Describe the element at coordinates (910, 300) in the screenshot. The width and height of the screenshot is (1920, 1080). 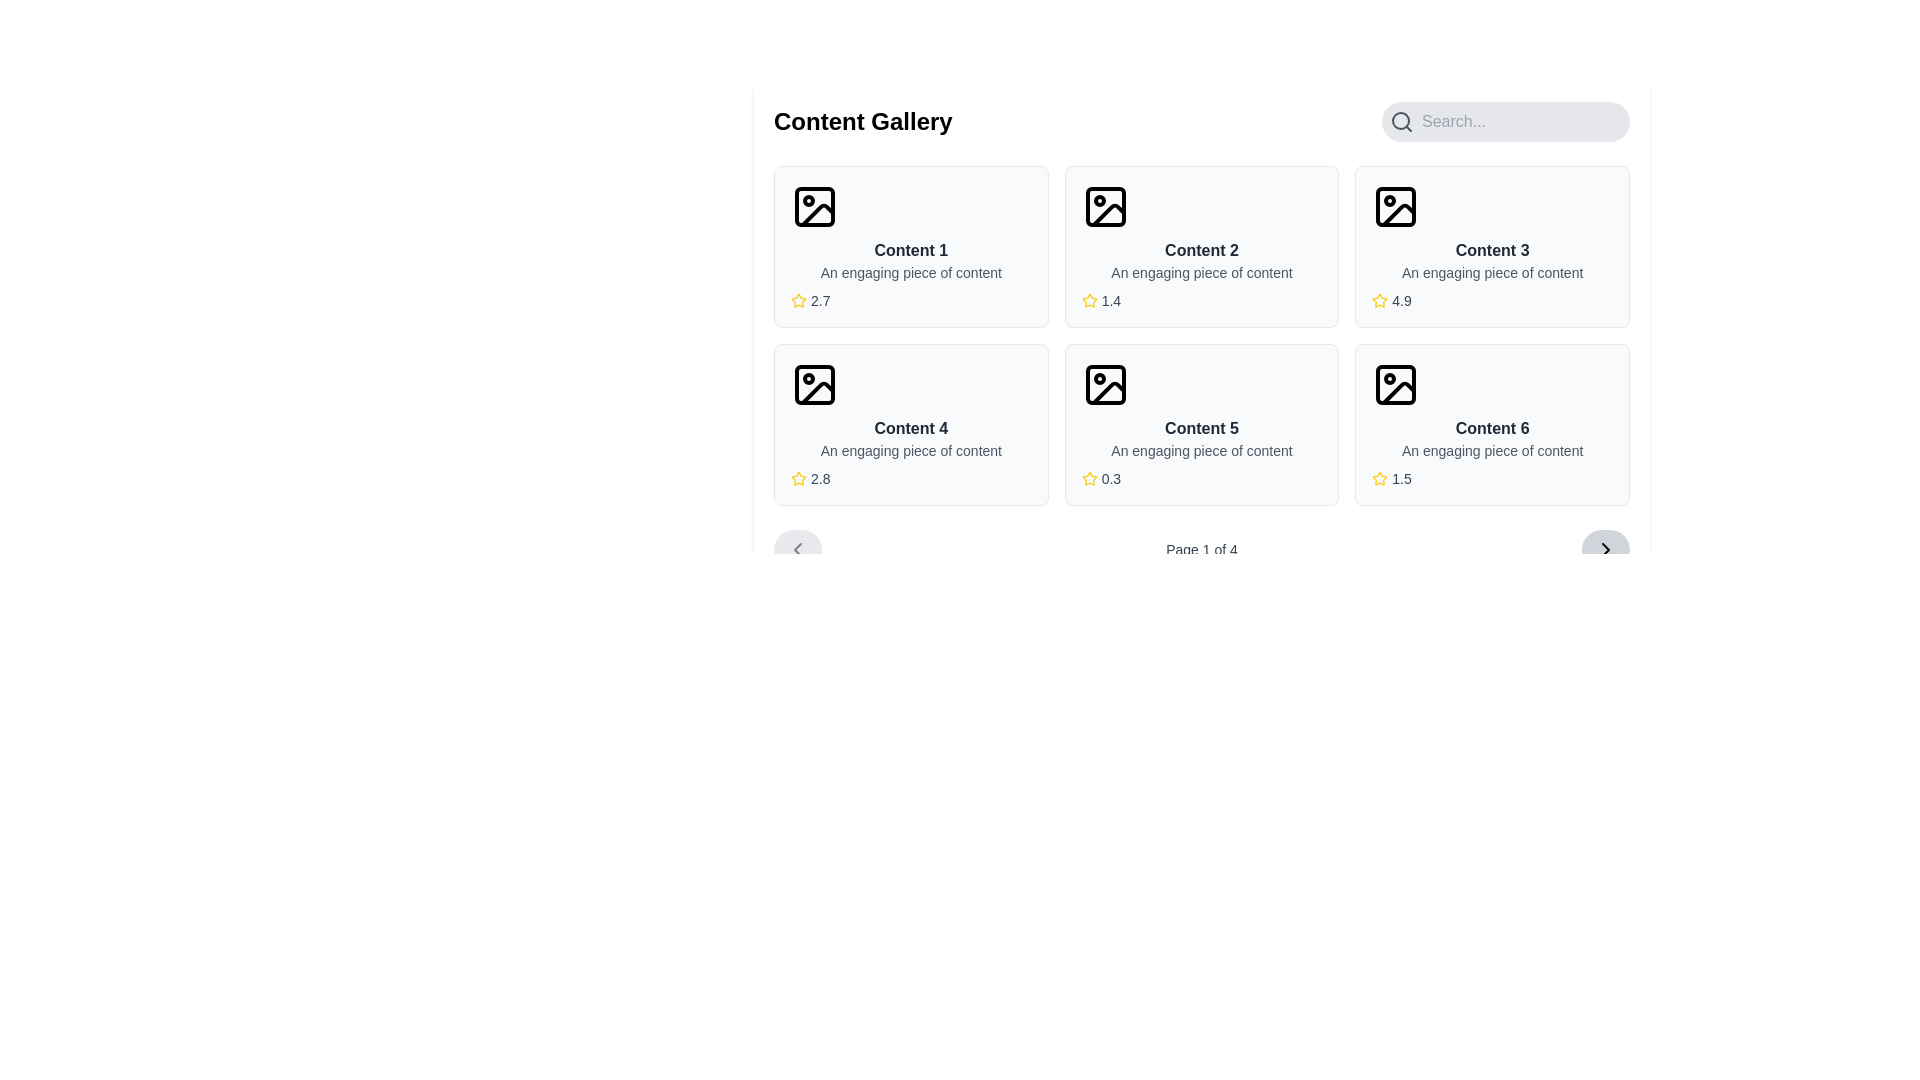
I see `the yellow star graphic in the Rating component located at the bottom-left corner of the 'Content 1' card within the 'Content Gallery', which displays a rating of '2.7'` at that location.